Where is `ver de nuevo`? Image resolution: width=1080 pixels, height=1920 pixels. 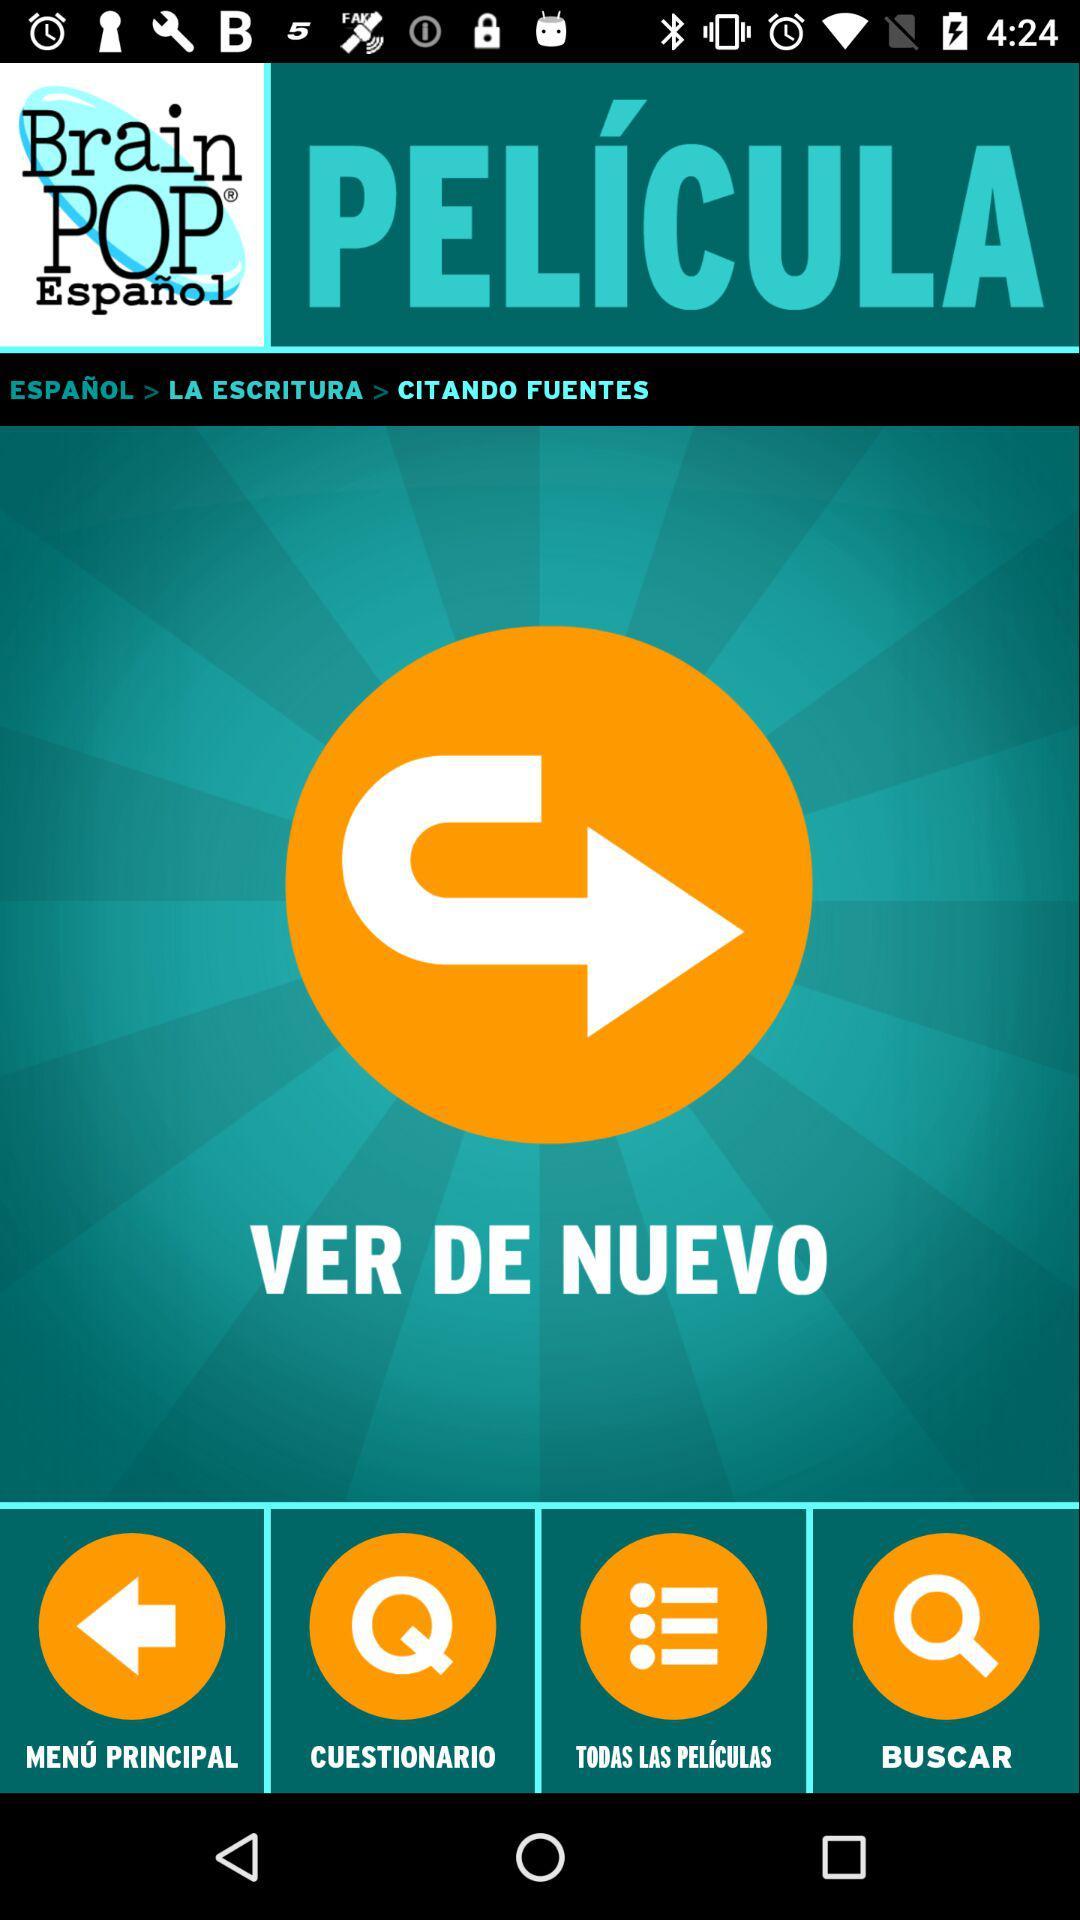
ver de nuevo is located at coordinates (540, 965).